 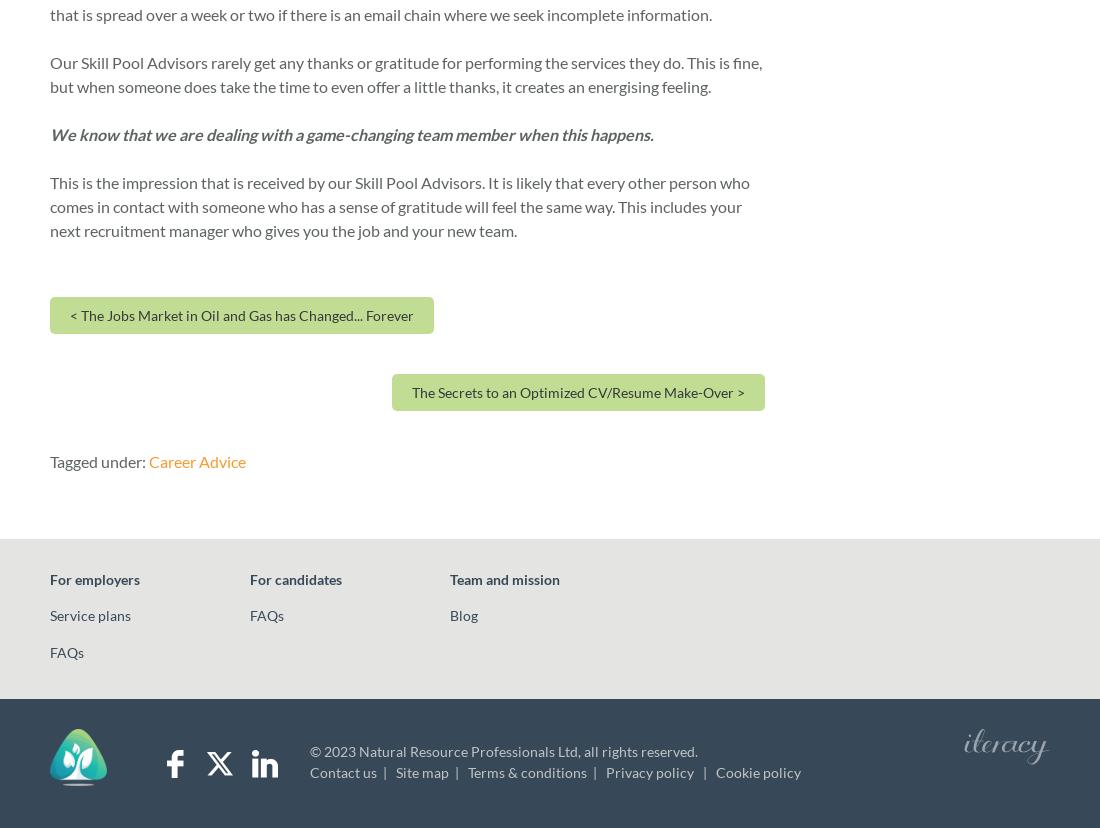 What do you see at coordinates (421, 772) in the screenshot?
I see `'Site map'` at bounding box center [421, 772].